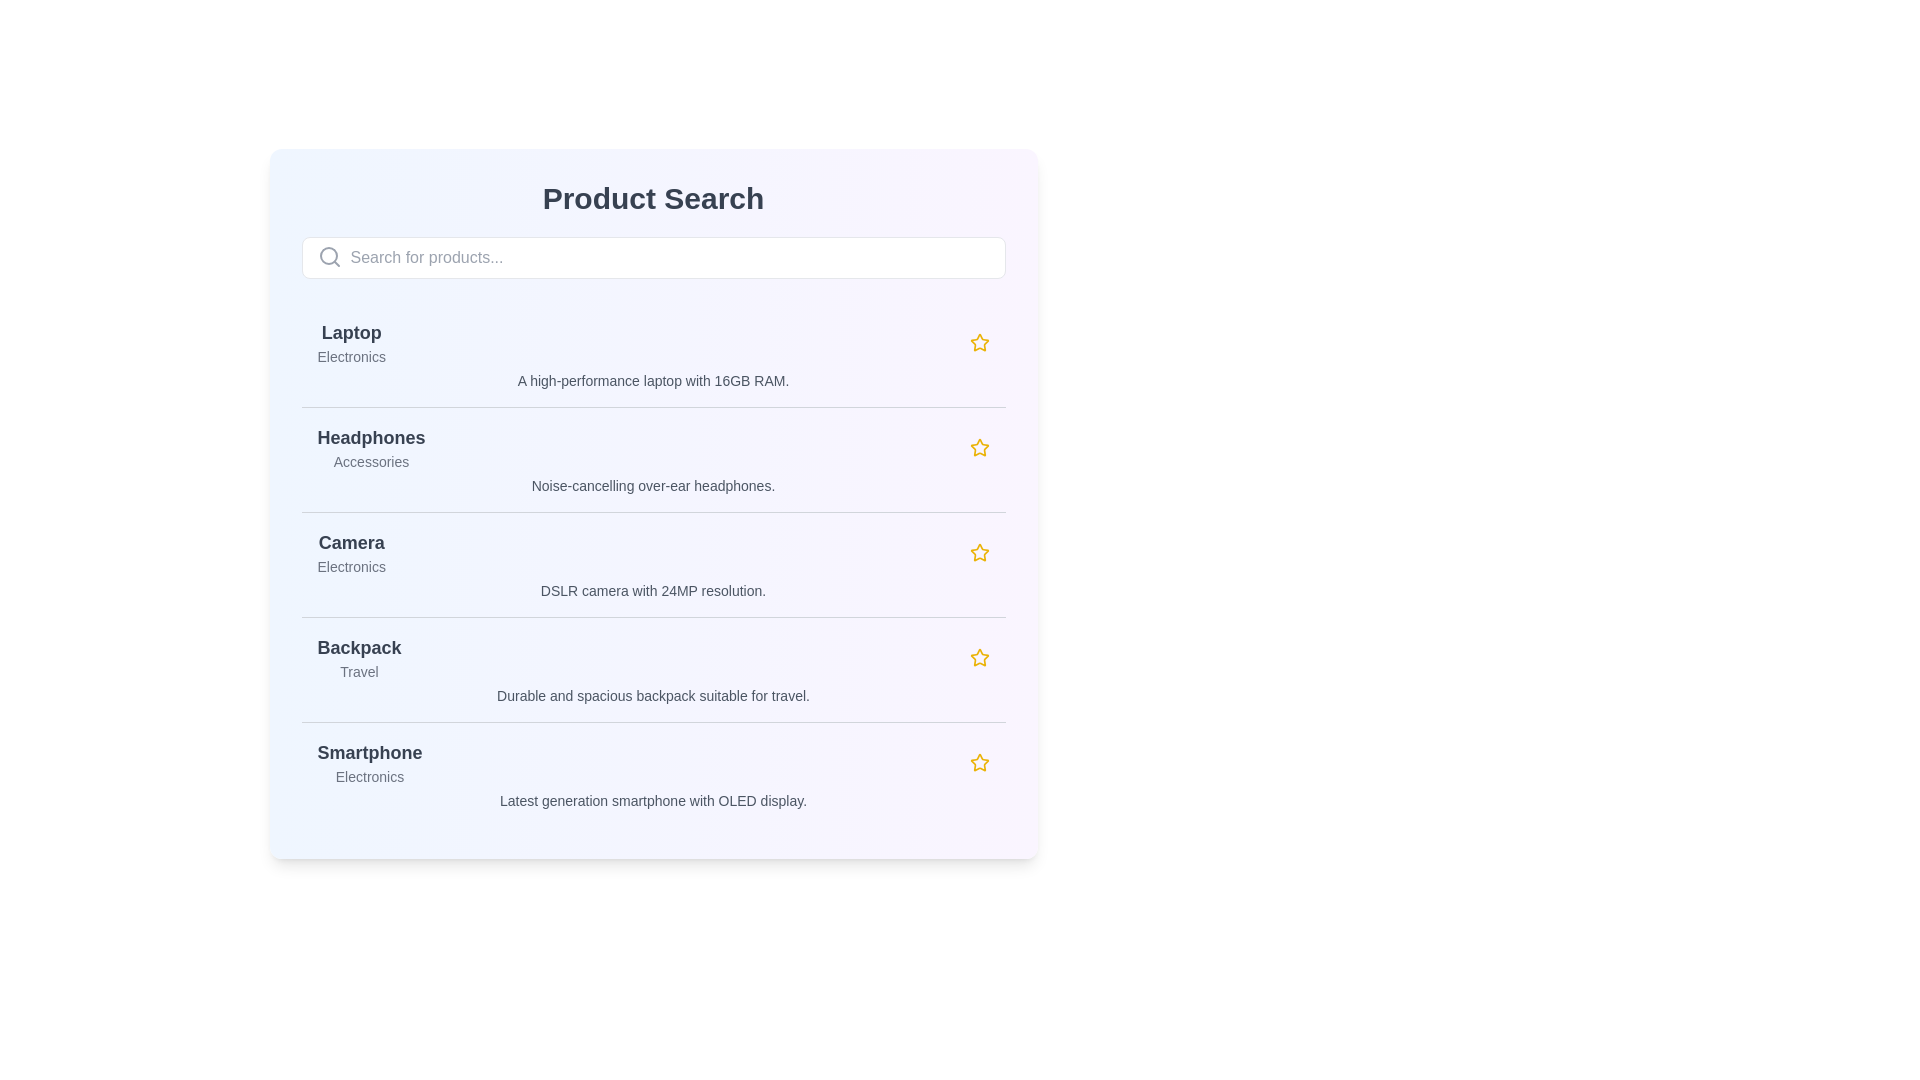 The width and height of the screenshot is (1920, 1080). What do you see at coordinates (979, 763) in the screenshot?
I see `the yellow star icon located at the far-right side of the 'Smartphone' product entry to favorite the product` at bounding box center [979, 763].